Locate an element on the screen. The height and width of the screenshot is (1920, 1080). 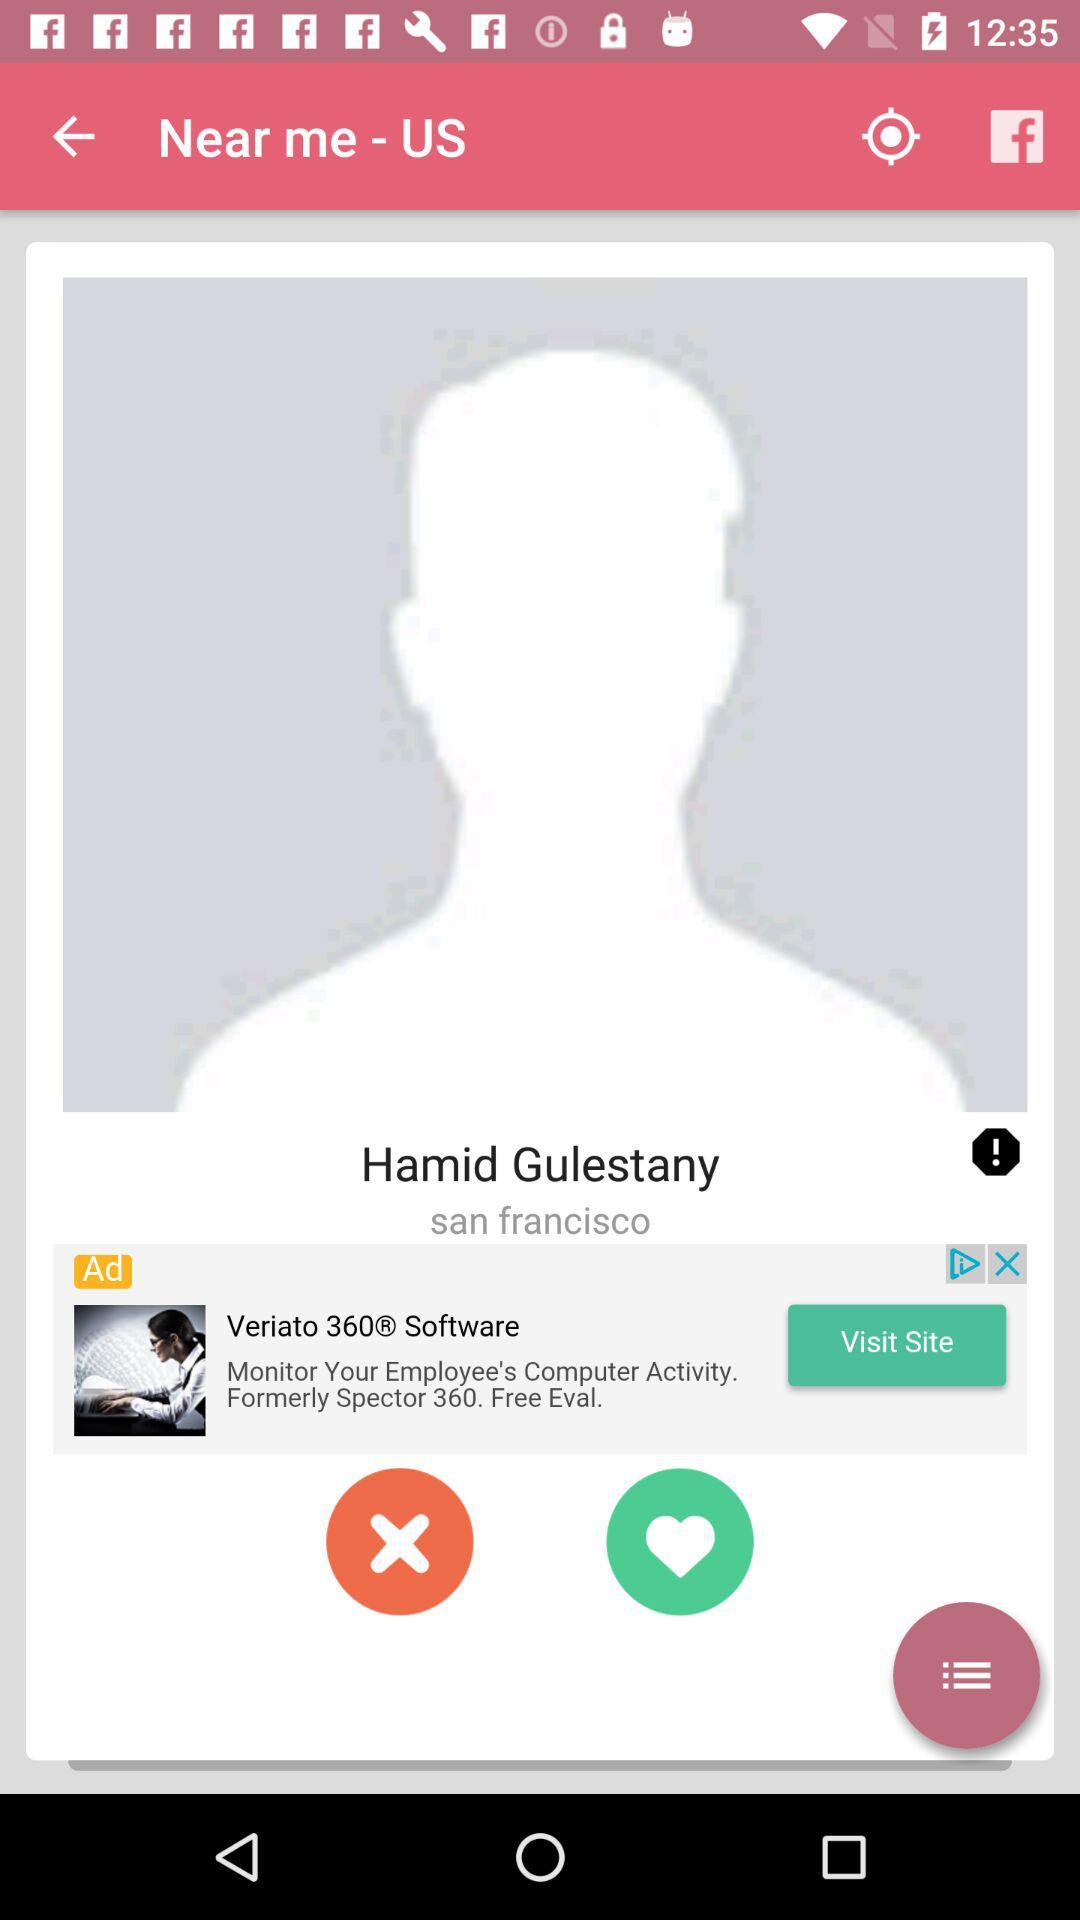
deslike is located at coordinates (400, 1540).